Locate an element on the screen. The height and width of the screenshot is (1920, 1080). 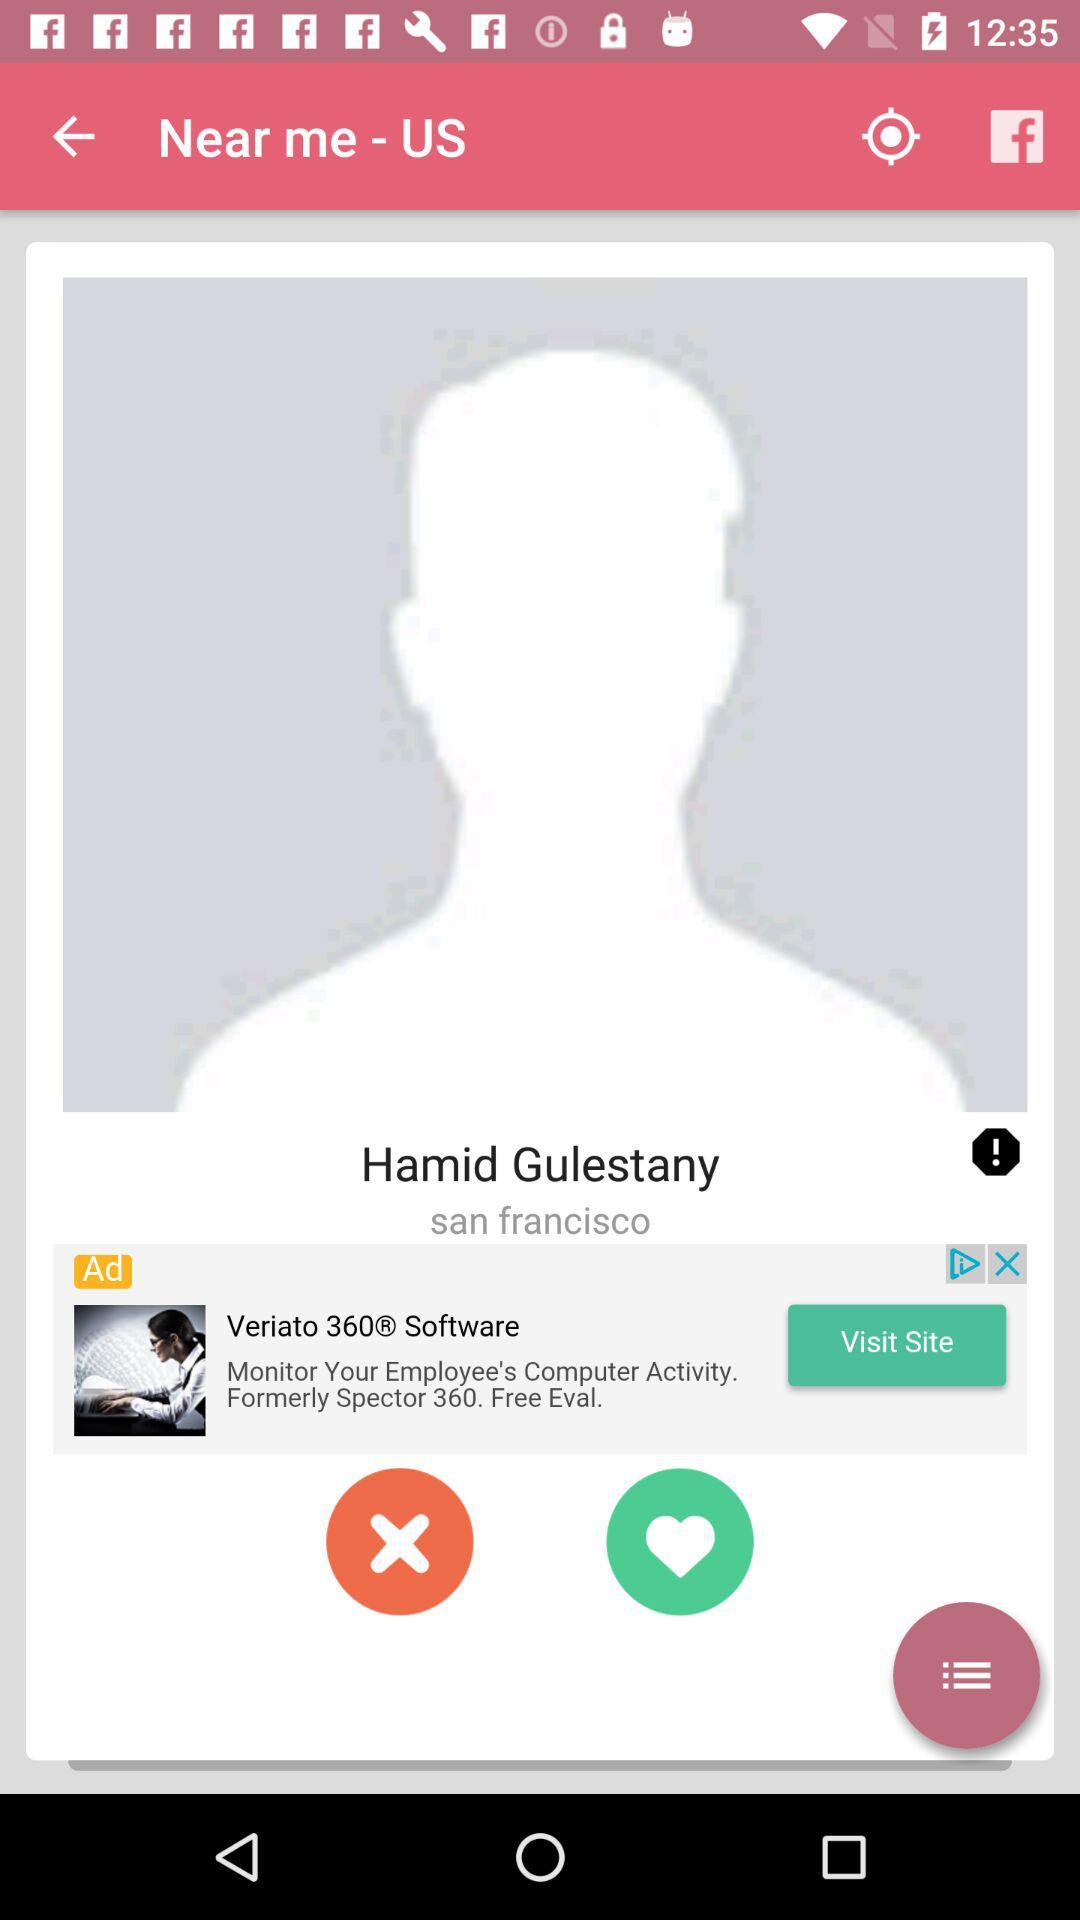
deslike is located at coordinates (400, 1540).